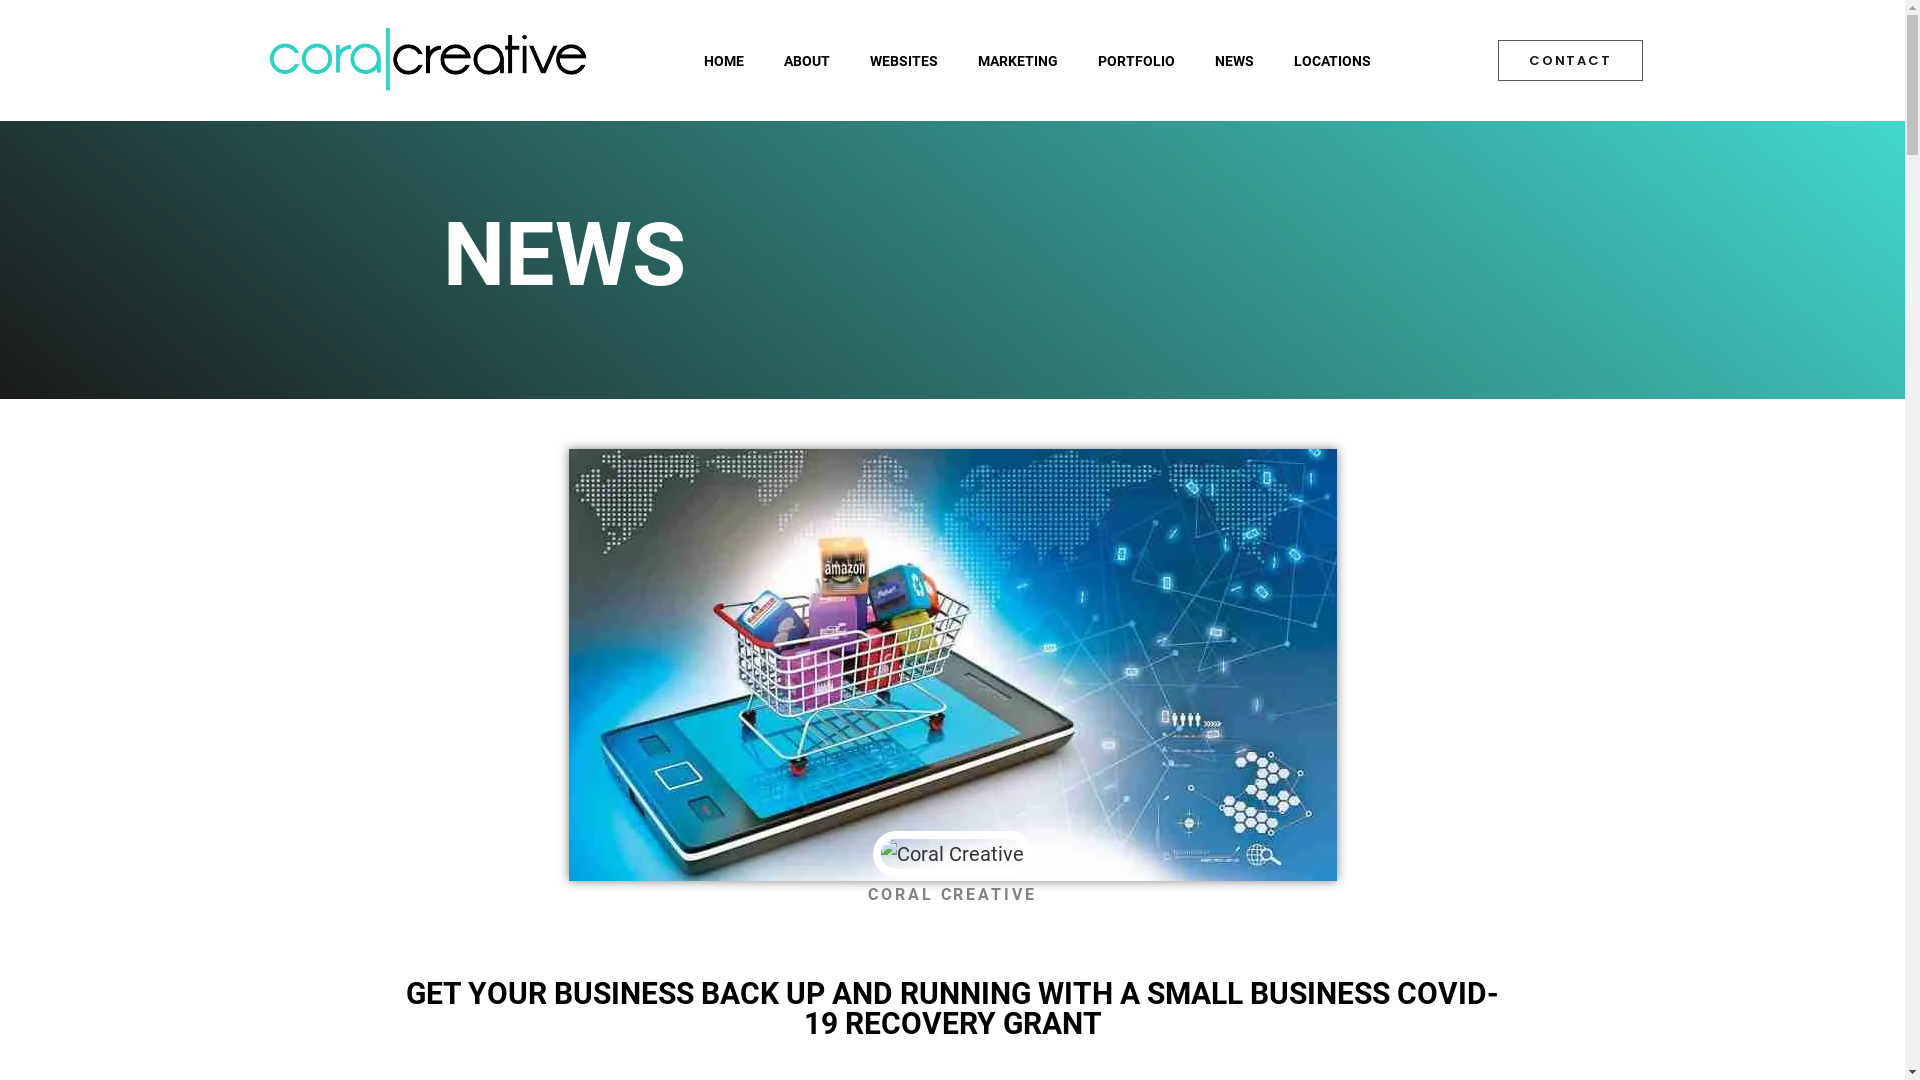 This screenshot has height=1080, width=1920. Describe the element at coordinates (1233, 60) in the screenshot. I see `'NEWS'` at that location.